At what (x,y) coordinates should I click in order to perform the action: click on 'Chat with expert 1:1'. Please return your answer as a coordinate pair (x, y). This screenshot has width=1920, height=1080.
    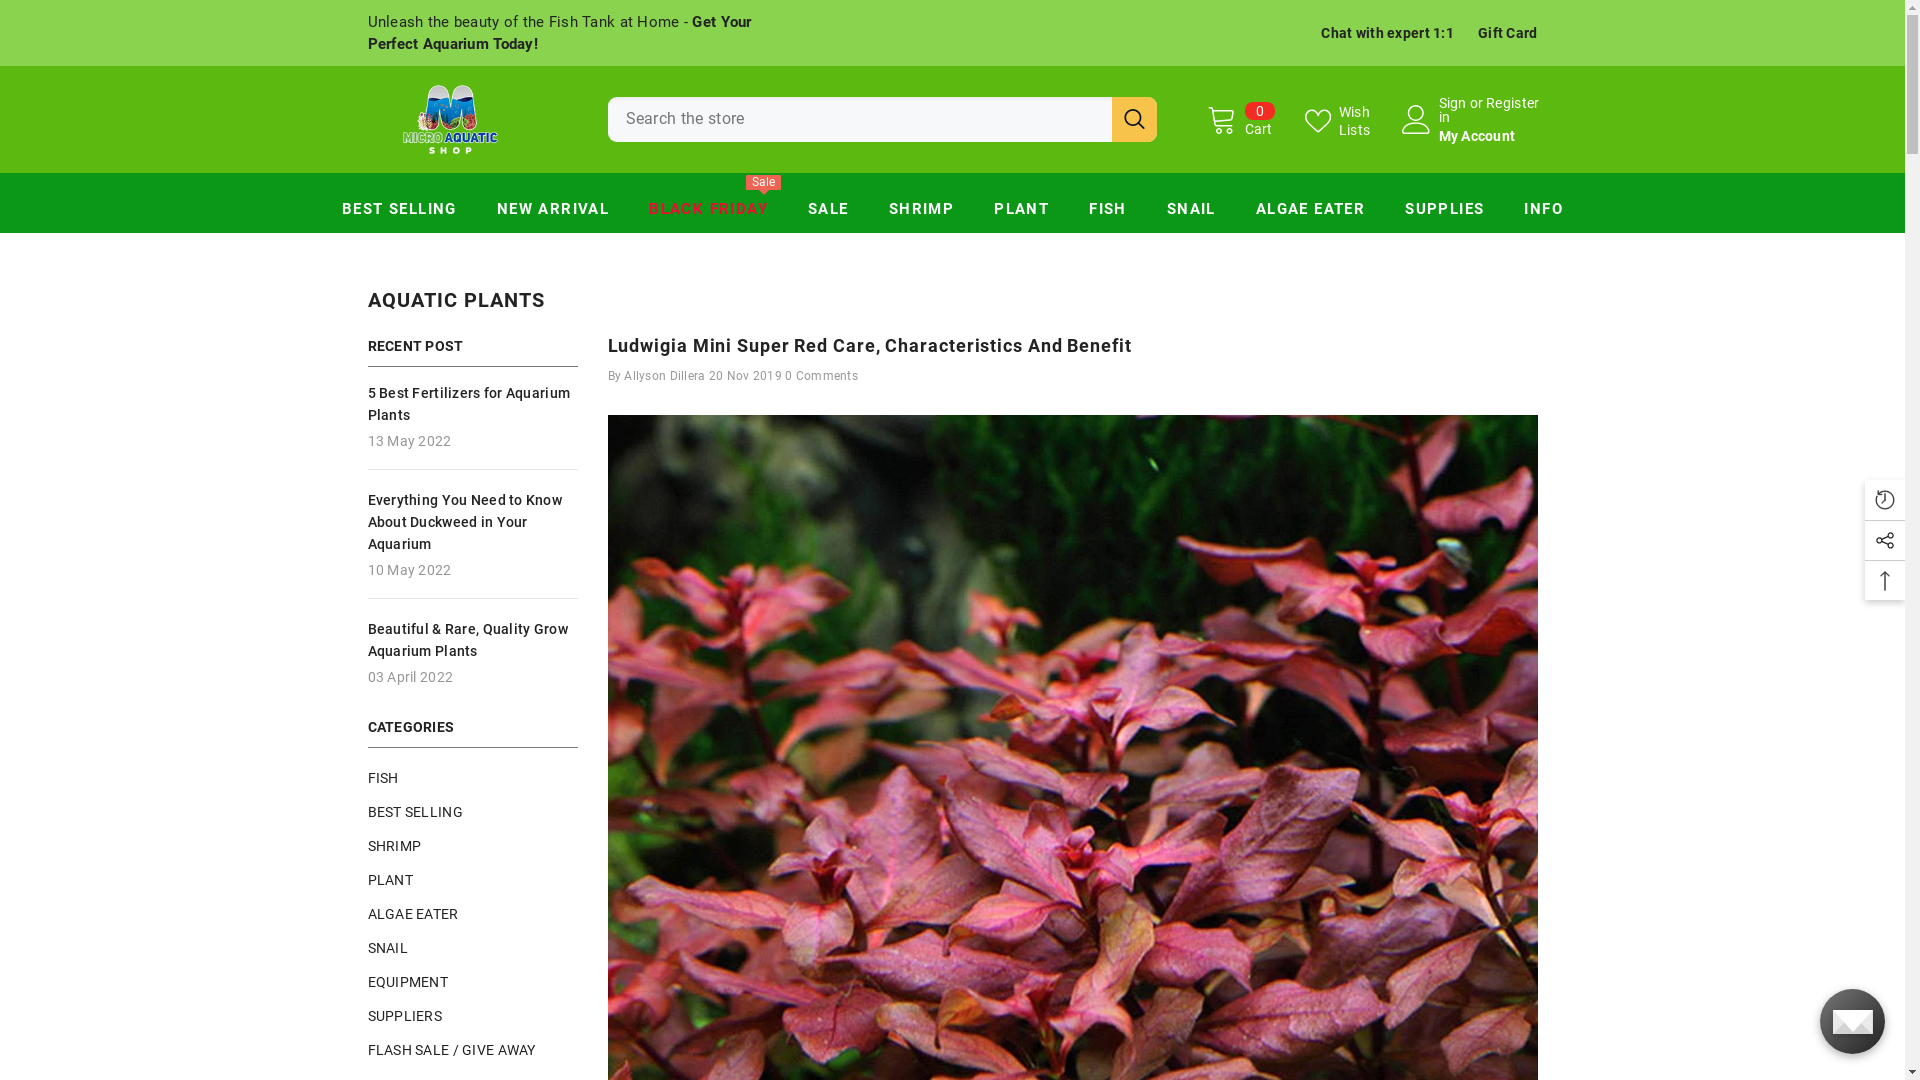
    Looking at the image, I should click on (1320, 33).